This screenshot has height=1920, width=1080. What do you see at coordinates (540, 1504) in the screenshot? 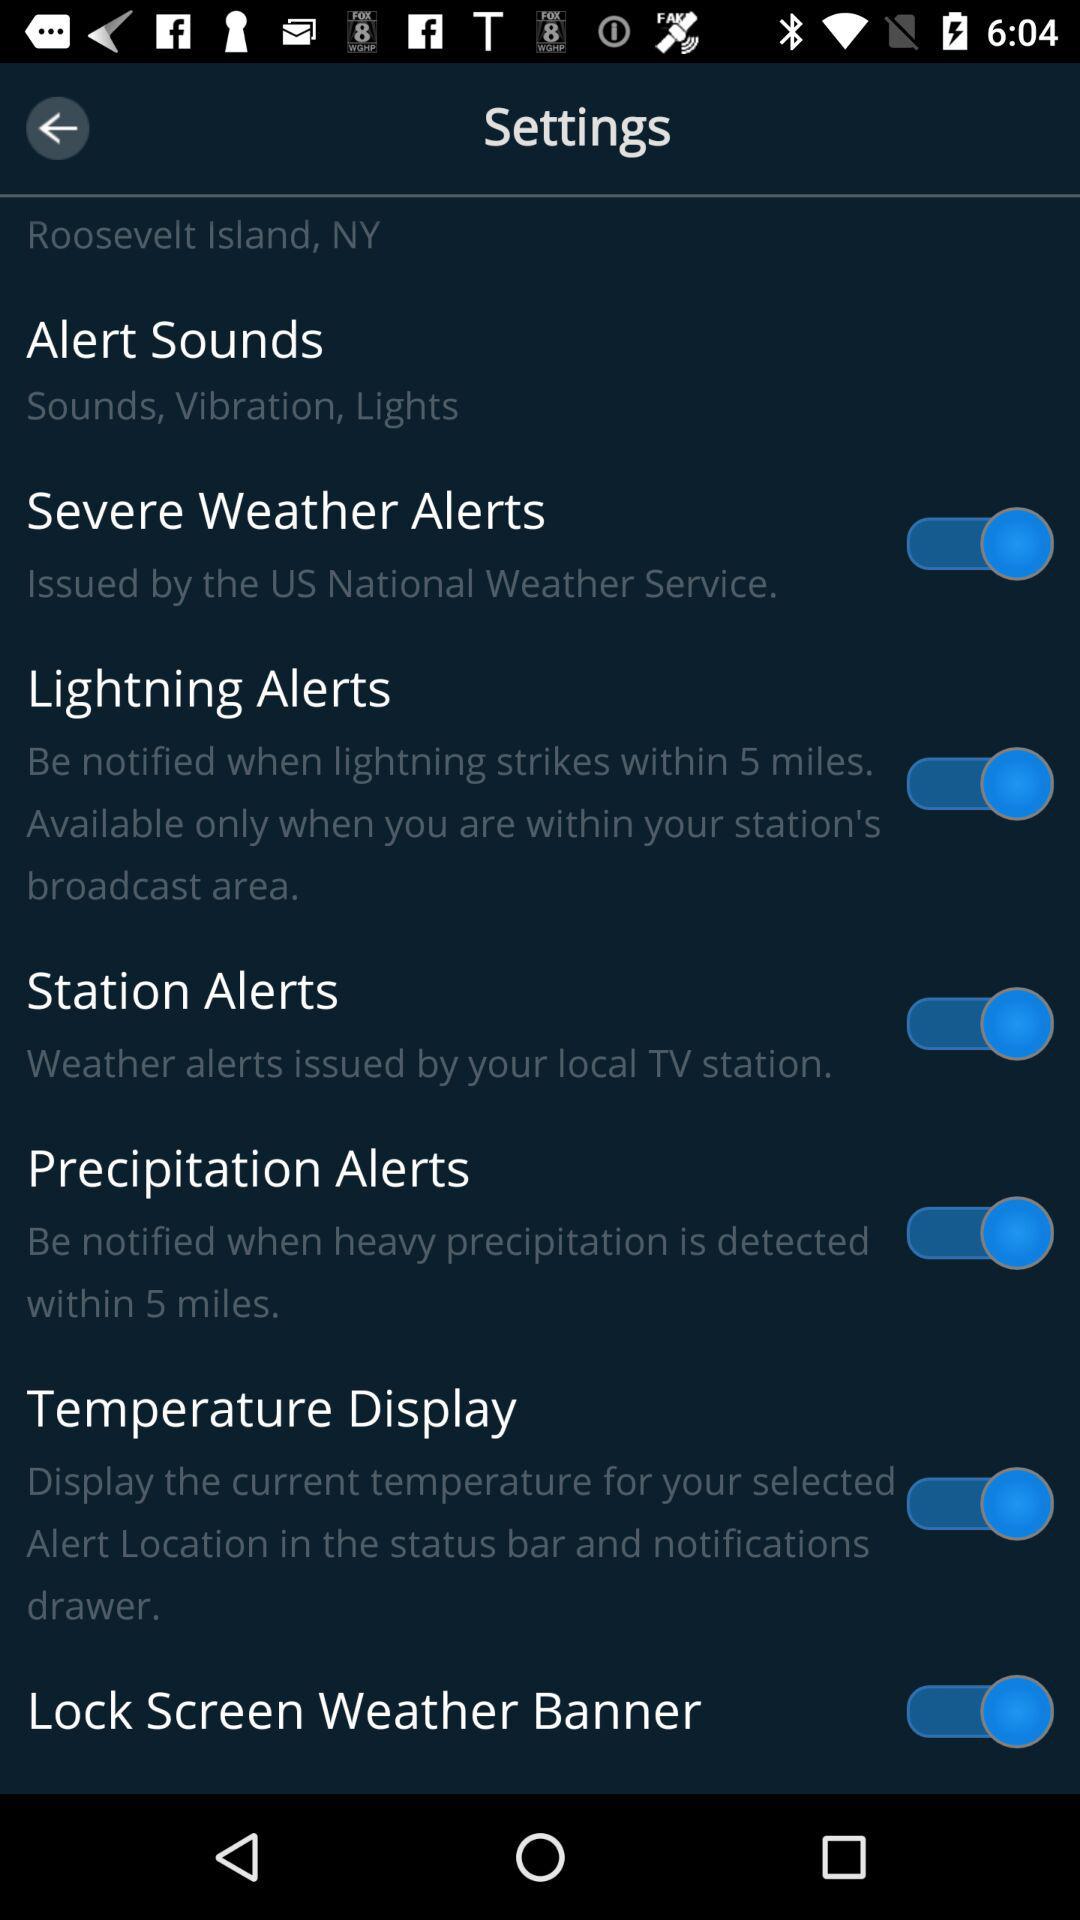
I see `item above the lock screen weather` at bounding box center [540, 1504].